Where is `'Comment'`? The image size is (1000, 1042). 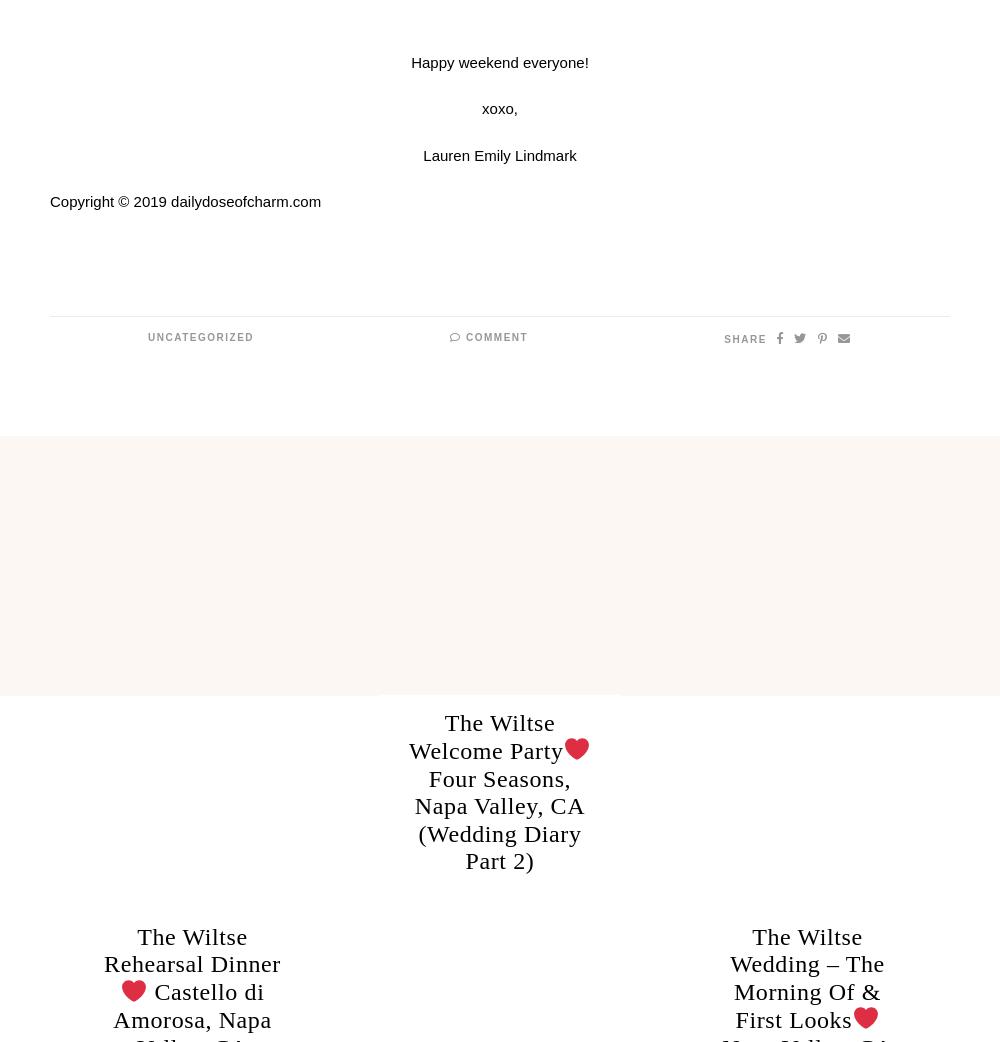
'Comment' is located at coordinates (460, 337).